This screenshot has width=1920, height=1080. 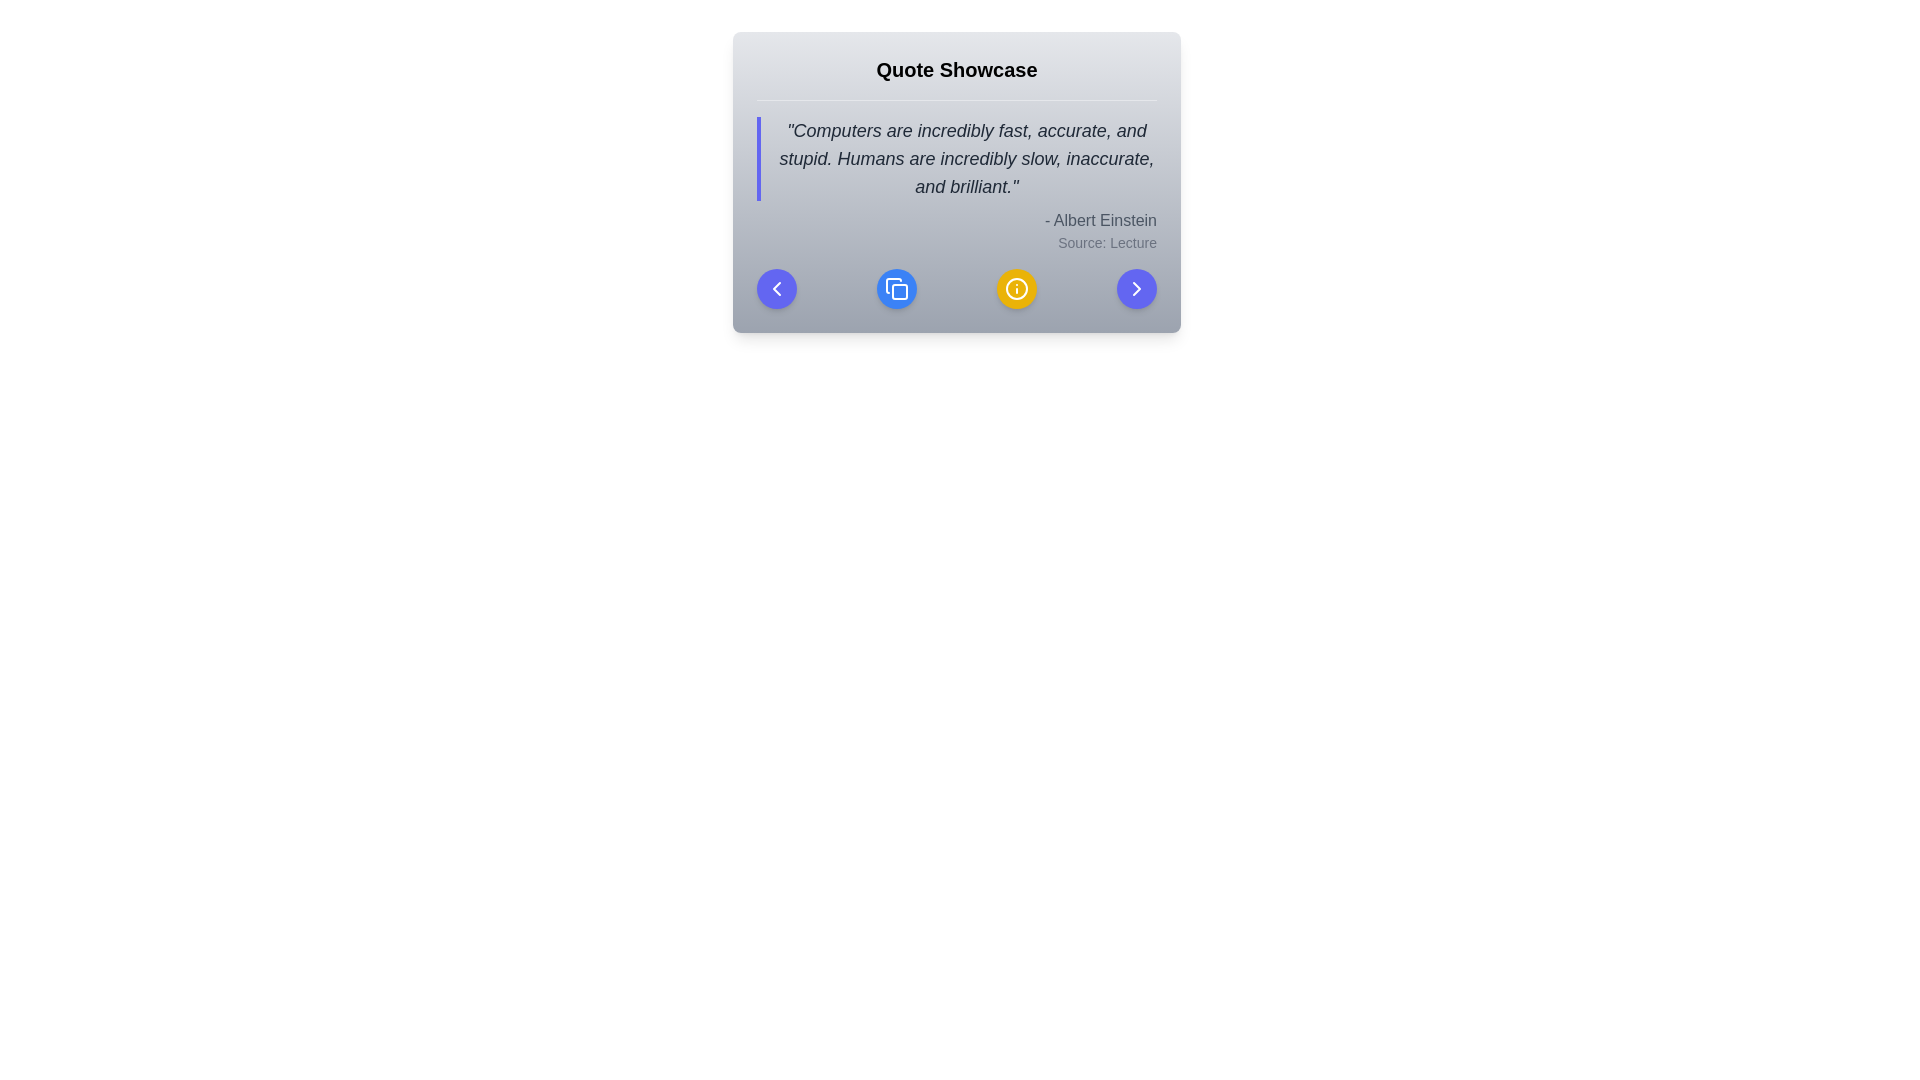 I want to click on the copy action icon, which is styled with two overlapping squares and is centered within a blue circular button, so click(x=896, y=289).